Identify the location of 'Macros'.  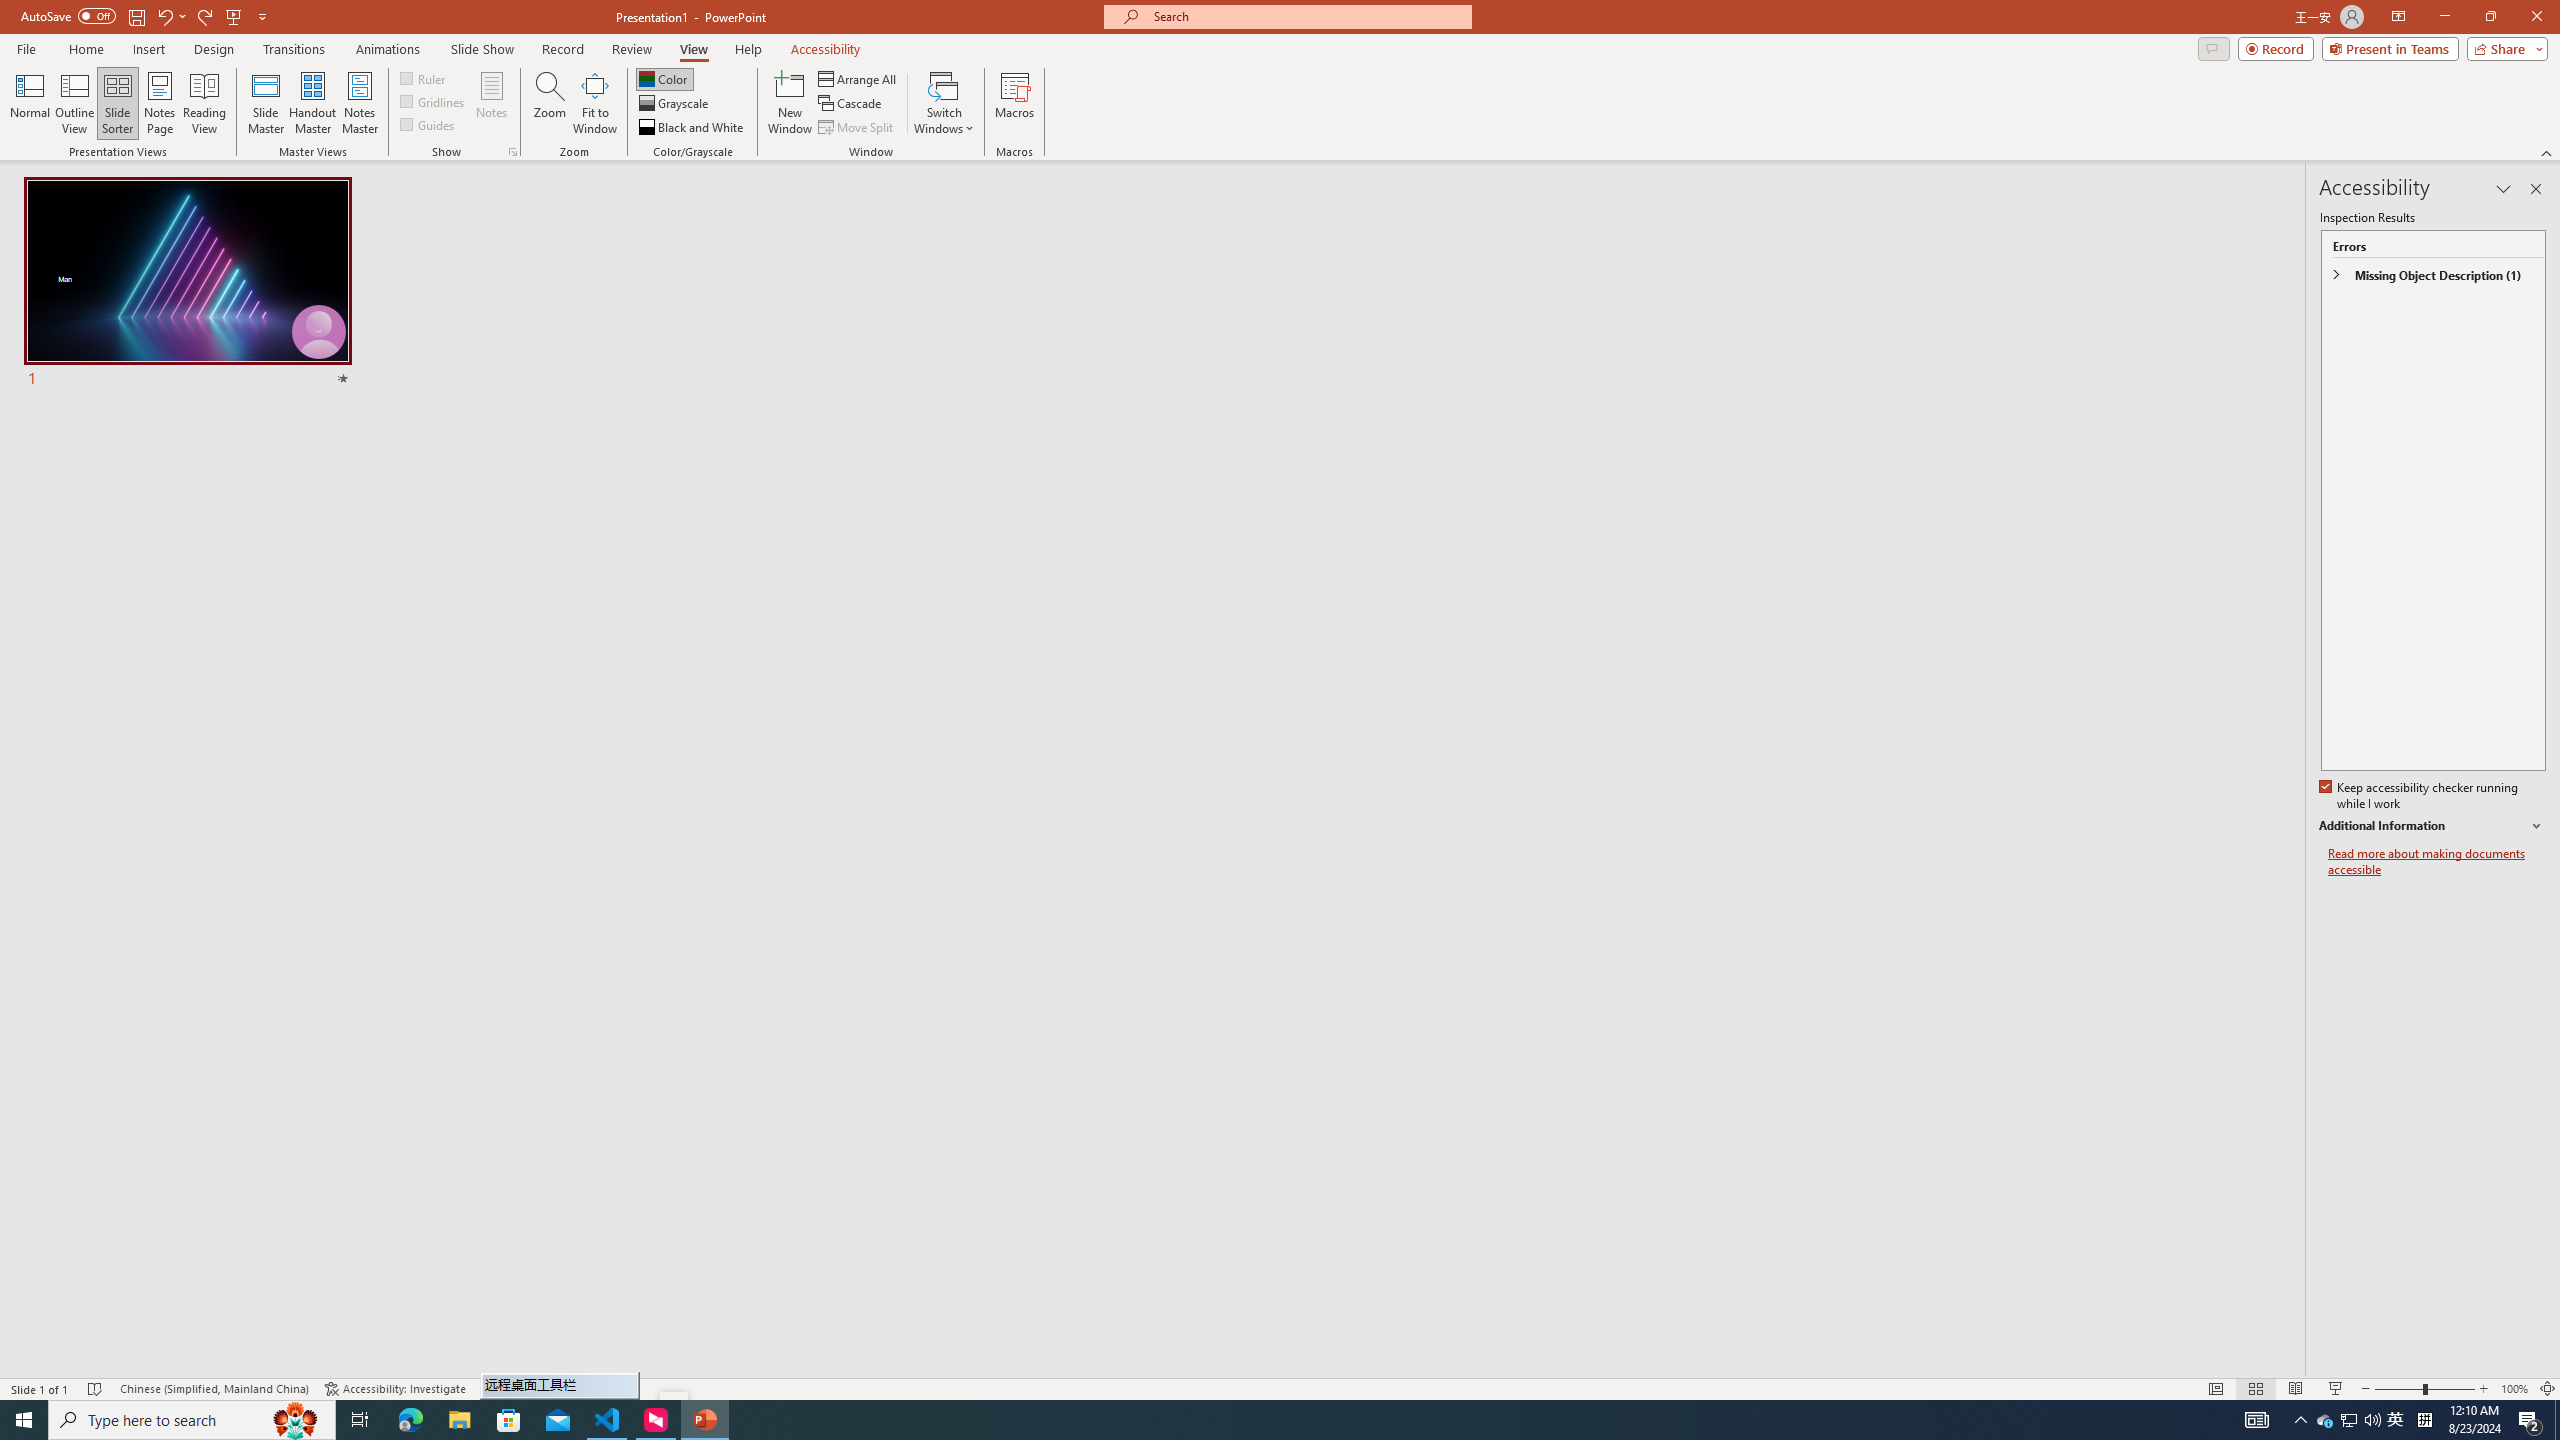
(1015, 103).